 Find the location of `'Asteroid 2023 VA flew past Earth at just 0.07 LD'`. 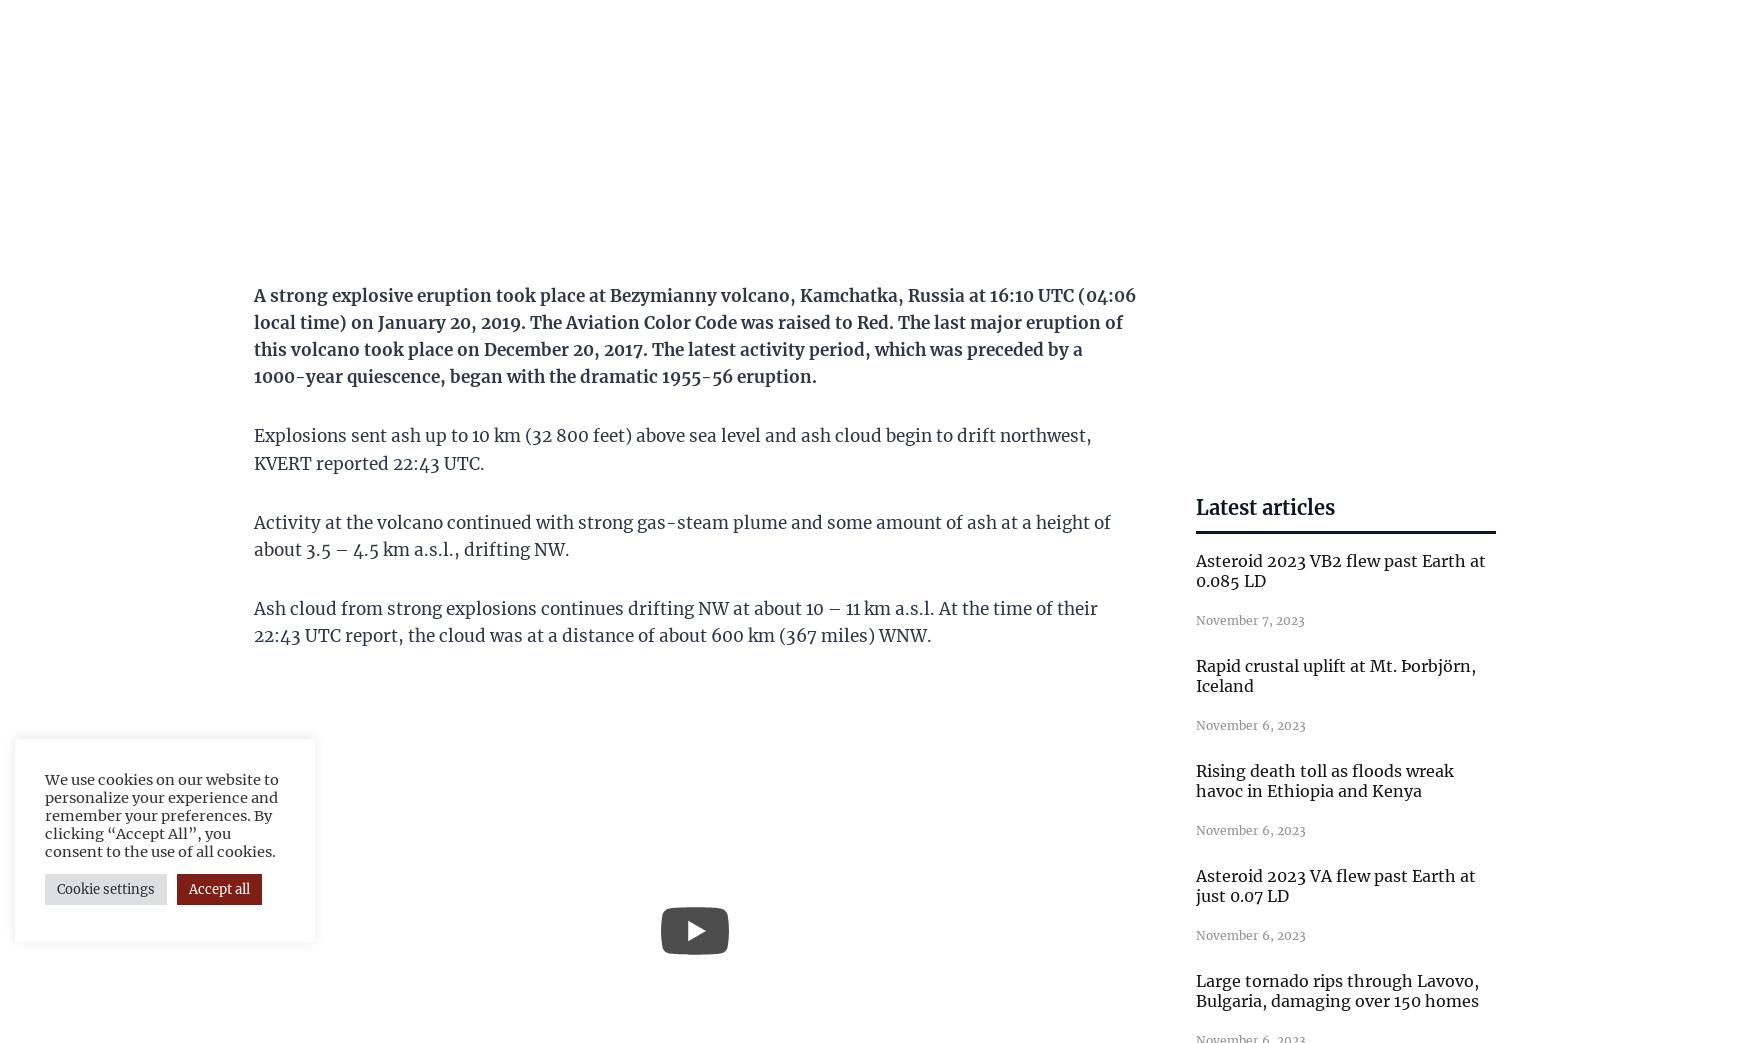

'Asteroid 2023 VA flew past Earth at just 0.07 LD' is located at coordinates (1335, 884).